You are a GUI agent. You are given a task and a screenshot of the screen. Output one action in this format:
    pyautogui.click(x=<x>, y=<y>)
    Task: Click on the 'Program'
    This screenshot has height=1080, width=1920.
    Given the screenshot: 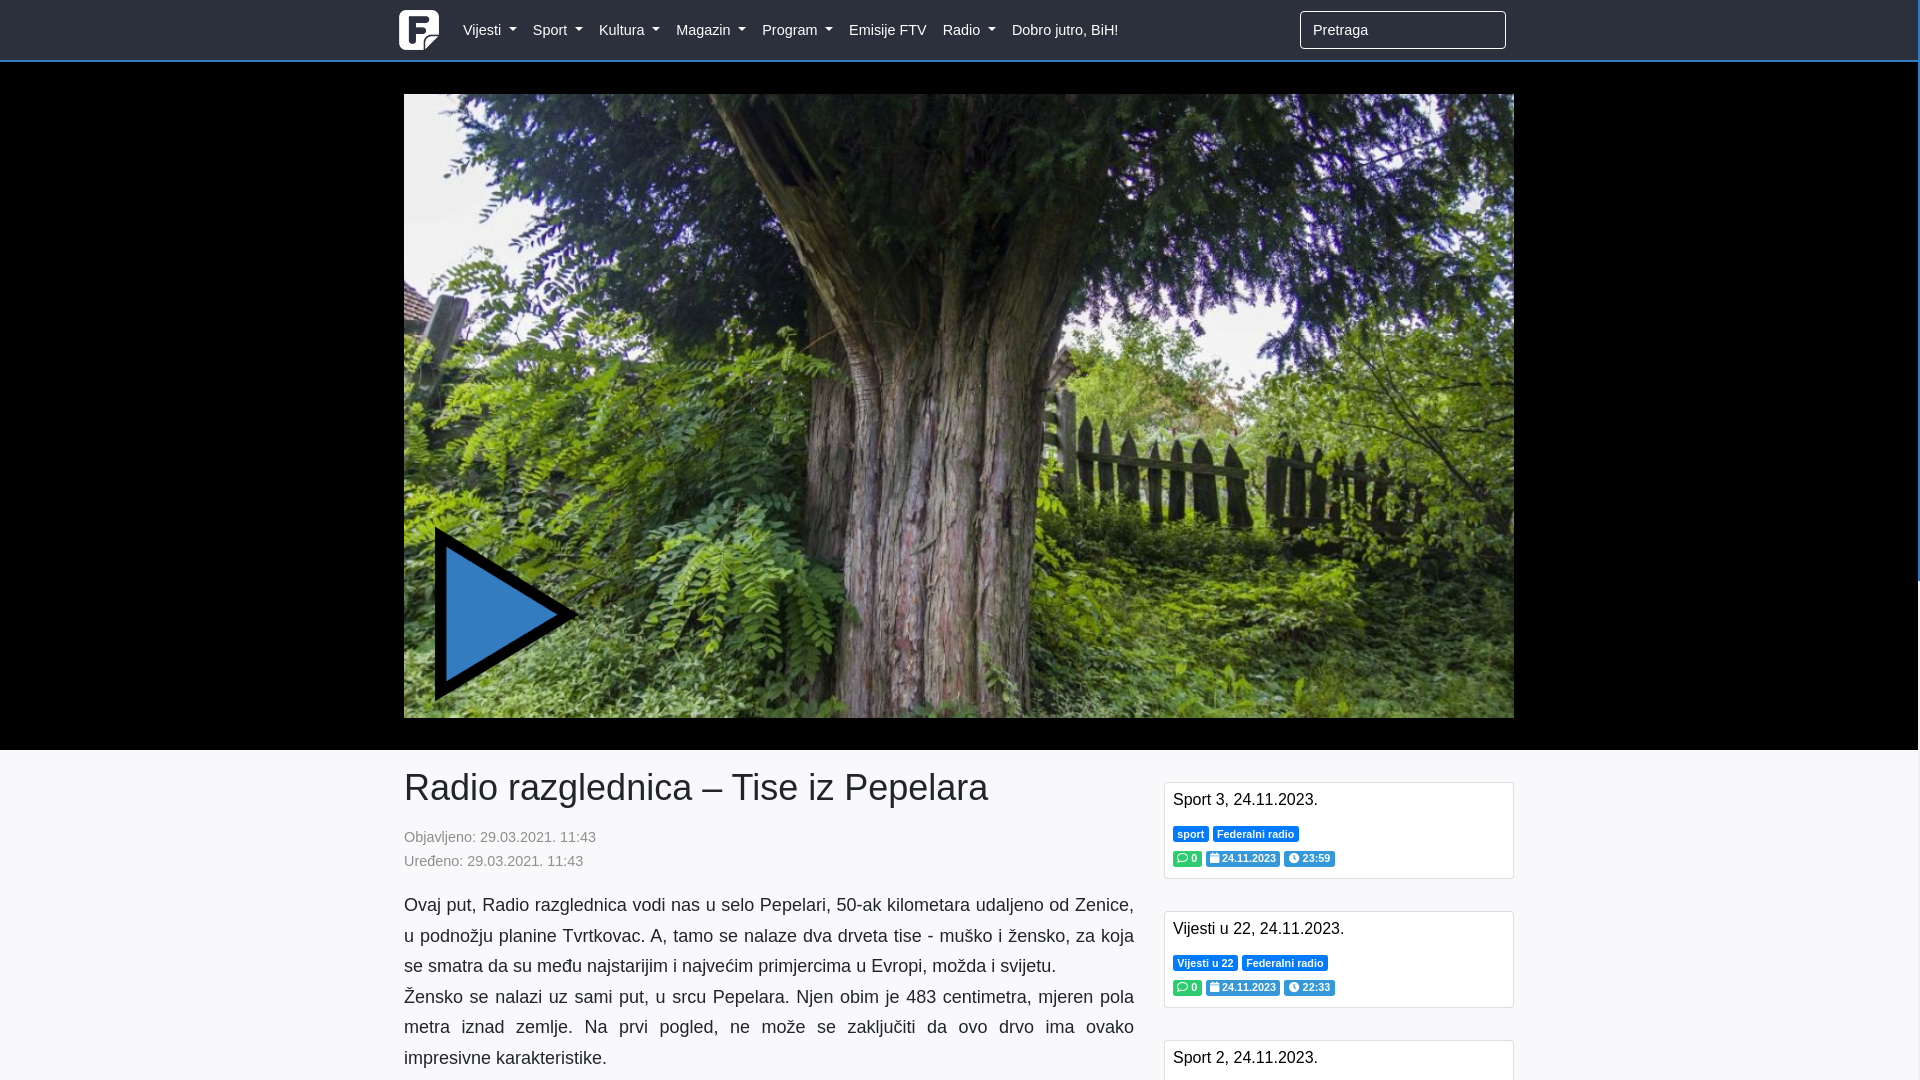 What is the action you would take?
    pyautogui.click(x=796, y=30)
    